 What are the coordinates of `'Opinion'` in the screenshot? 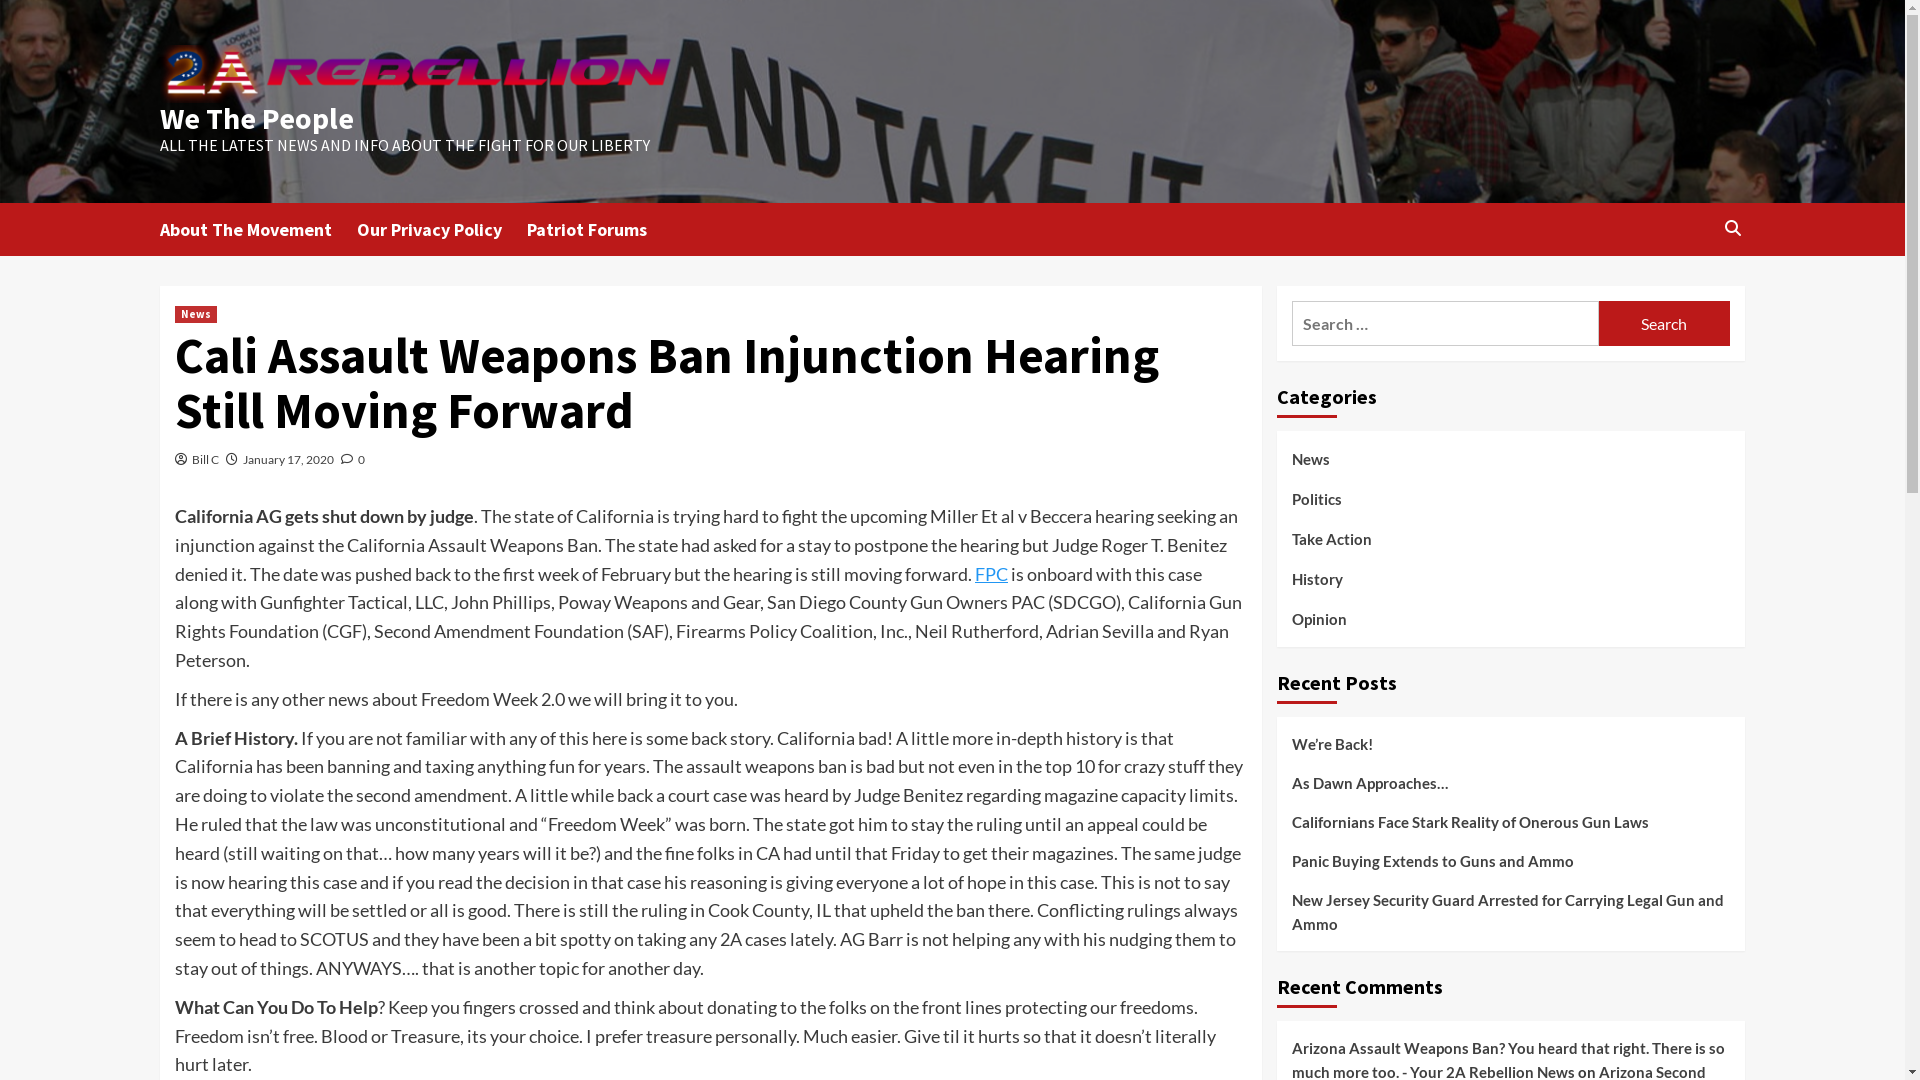 It's located at (1291, 617).